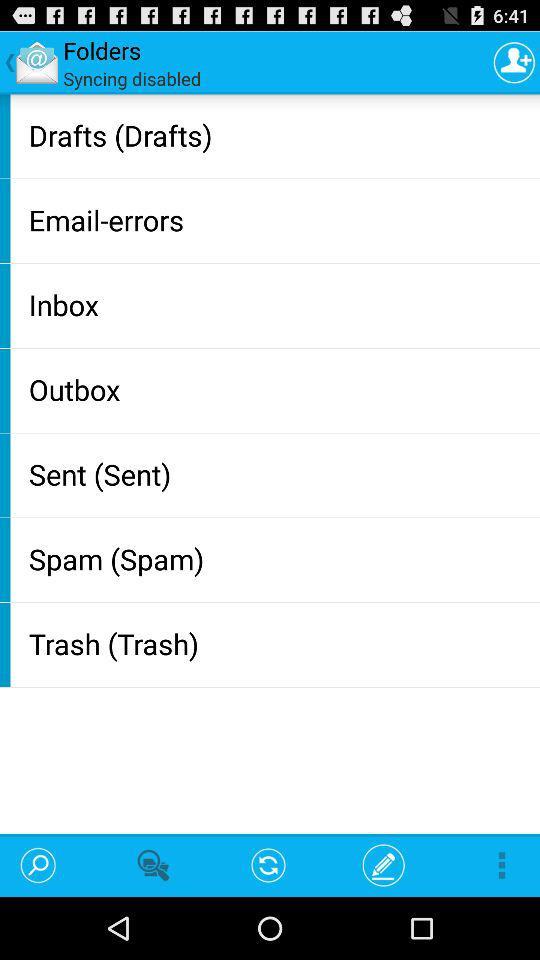  What do you see at coordinates (279, 219) in the screenshot?
I see `app above inbox item` at bounding box center [279, 219].